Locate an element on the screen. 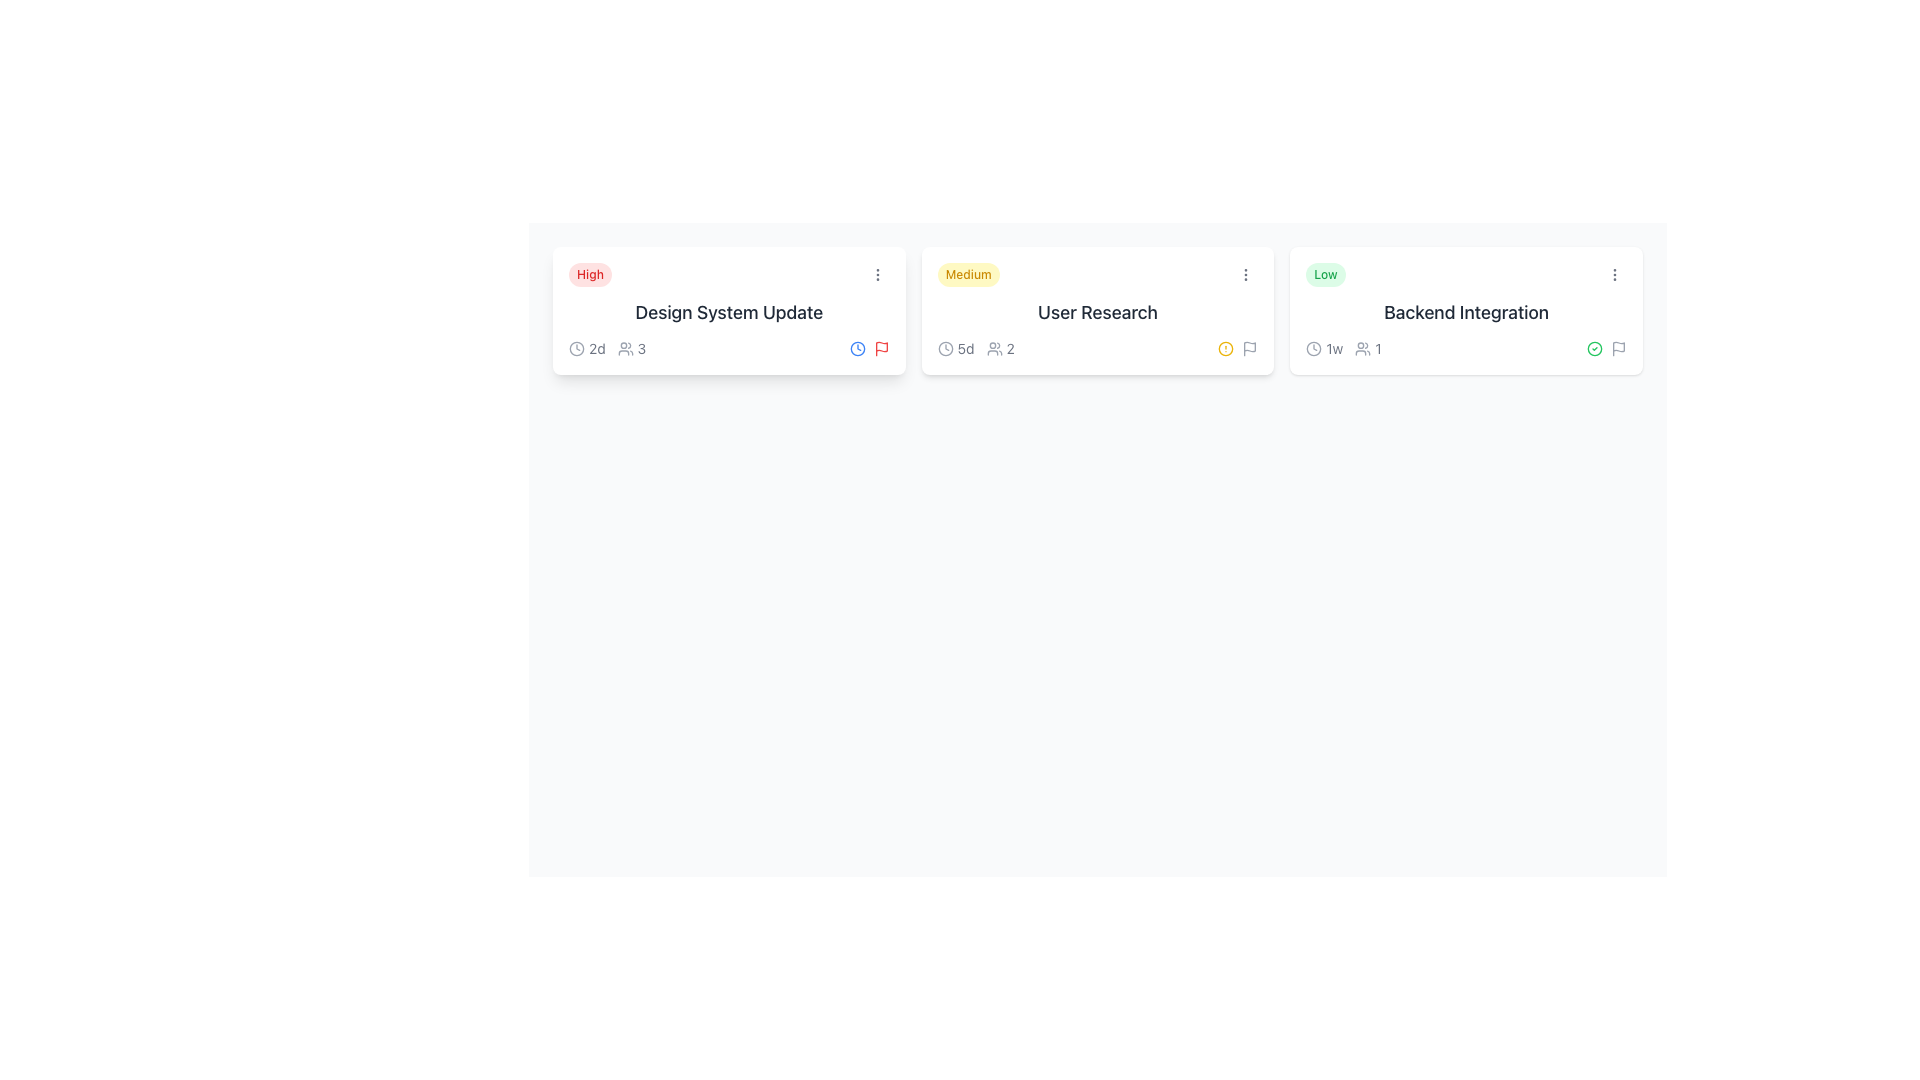  the timestamp information displayed on the Text label located within the 'User Research' card, adjacent to the clock icon is located at coordinates (955, 347).